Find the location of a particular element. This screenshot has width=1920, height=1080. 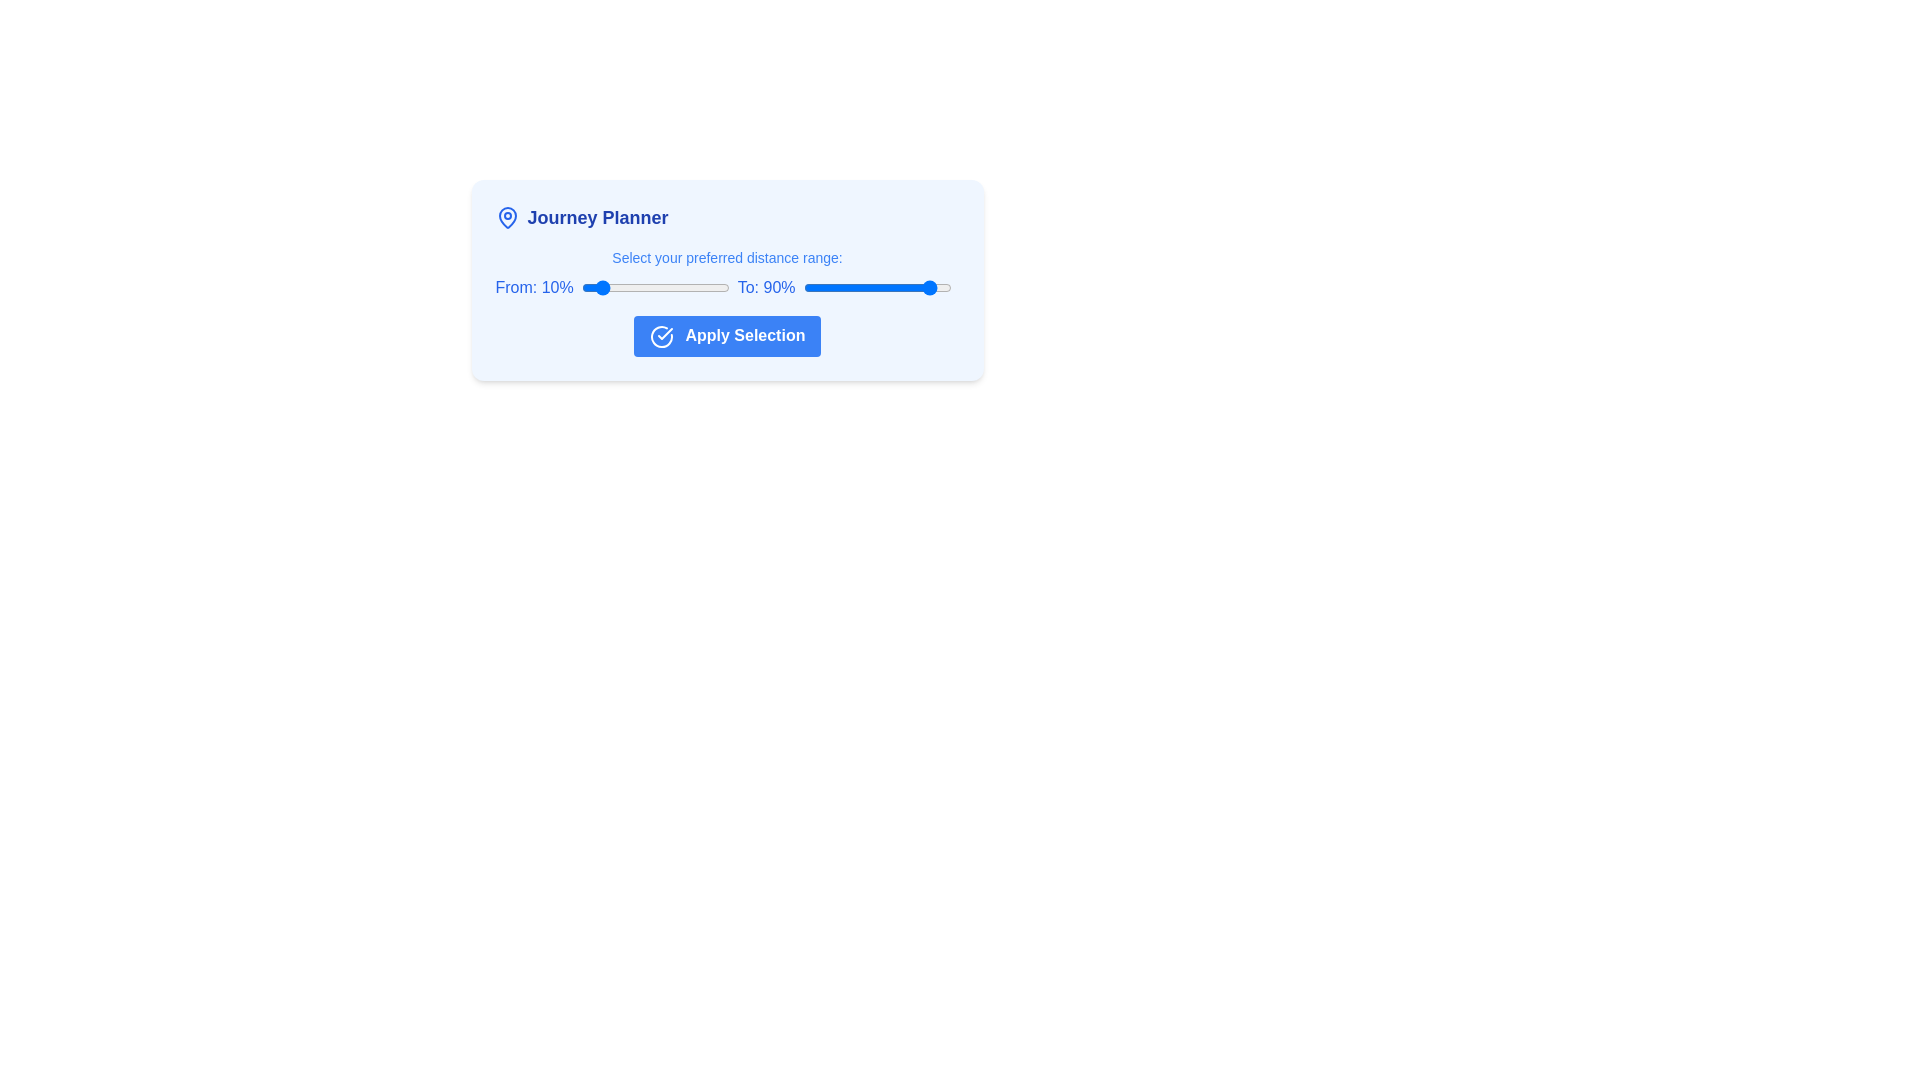

the range slider that allows users to set the maximum value of a preferred range, currently displaying '90%' is located at coordinates (877, 288).